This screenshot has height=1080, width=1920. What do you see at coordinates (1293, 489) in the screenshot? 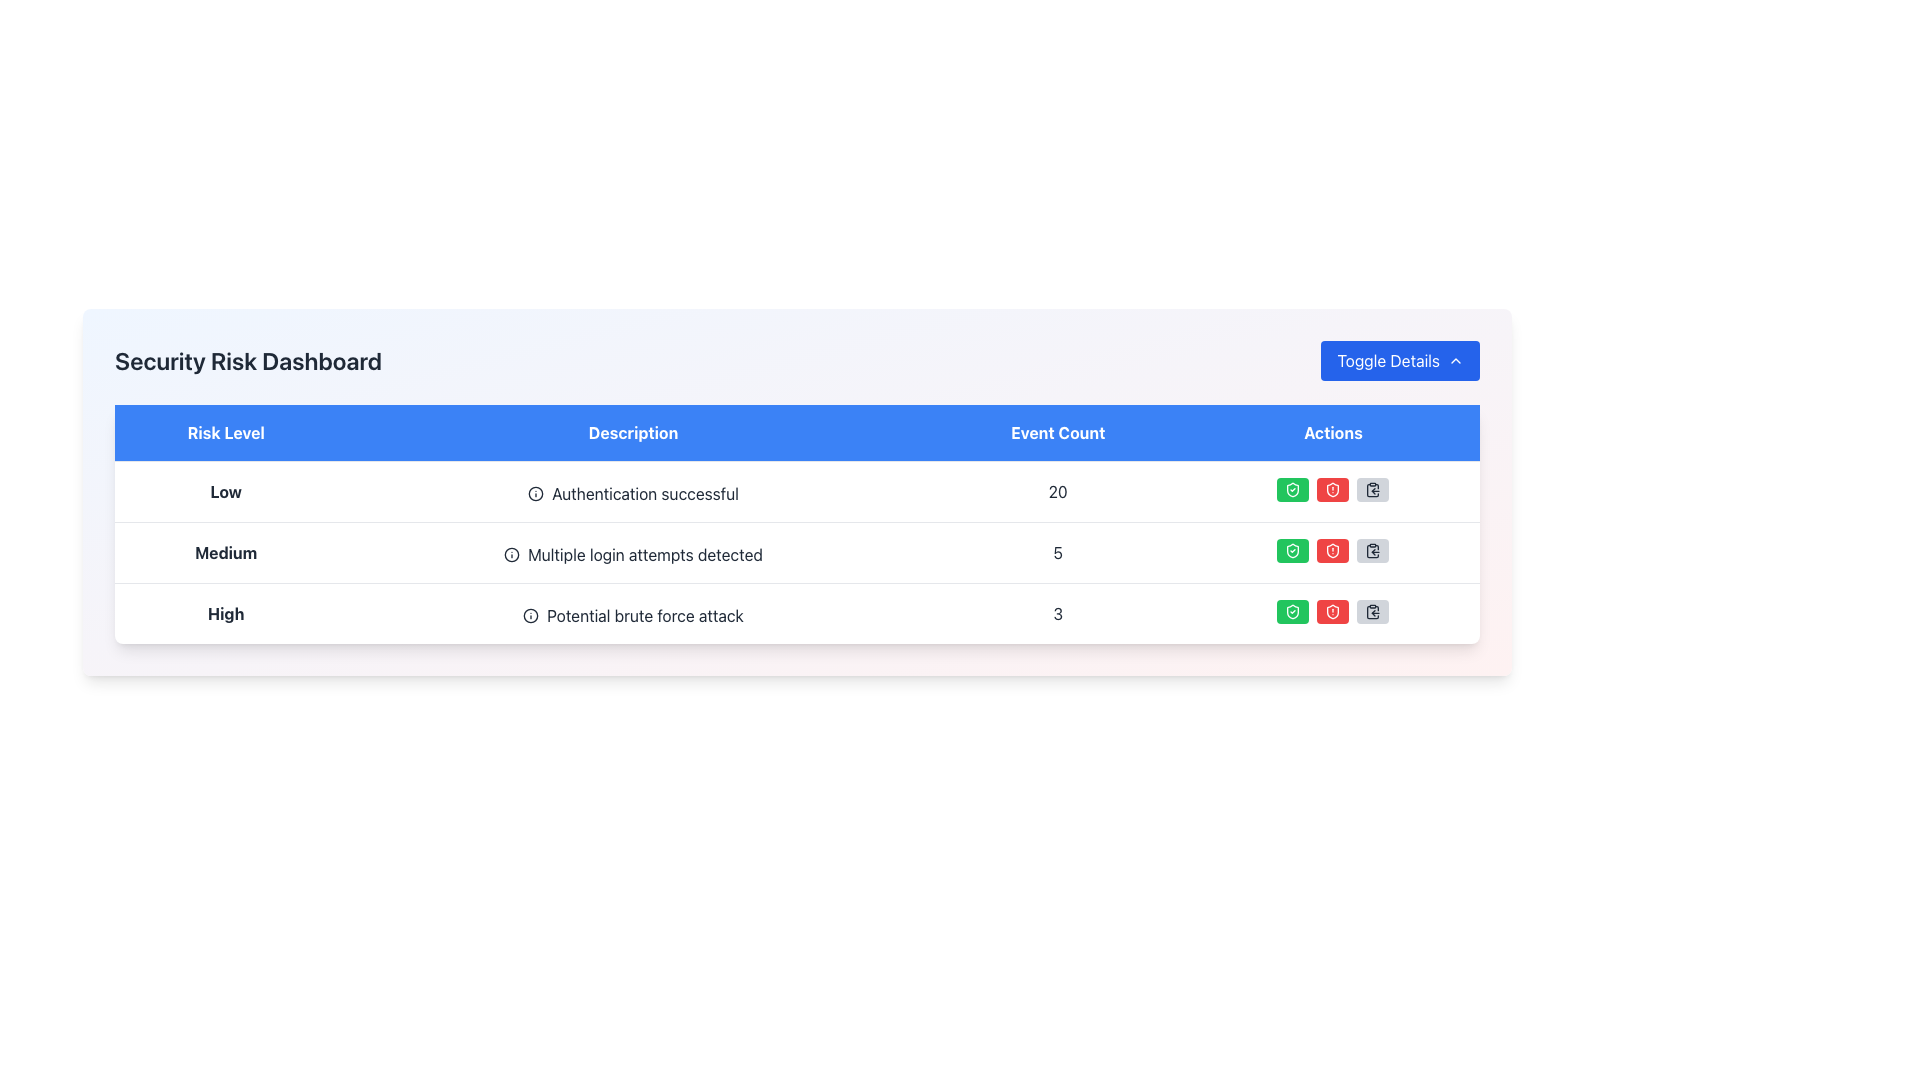
I see `the SVG icon representing a shield with a checkmark inside, which signifies approval for the 'Low Risk Level' entry in the actions column of the table` at bounding box center [1293, 489].